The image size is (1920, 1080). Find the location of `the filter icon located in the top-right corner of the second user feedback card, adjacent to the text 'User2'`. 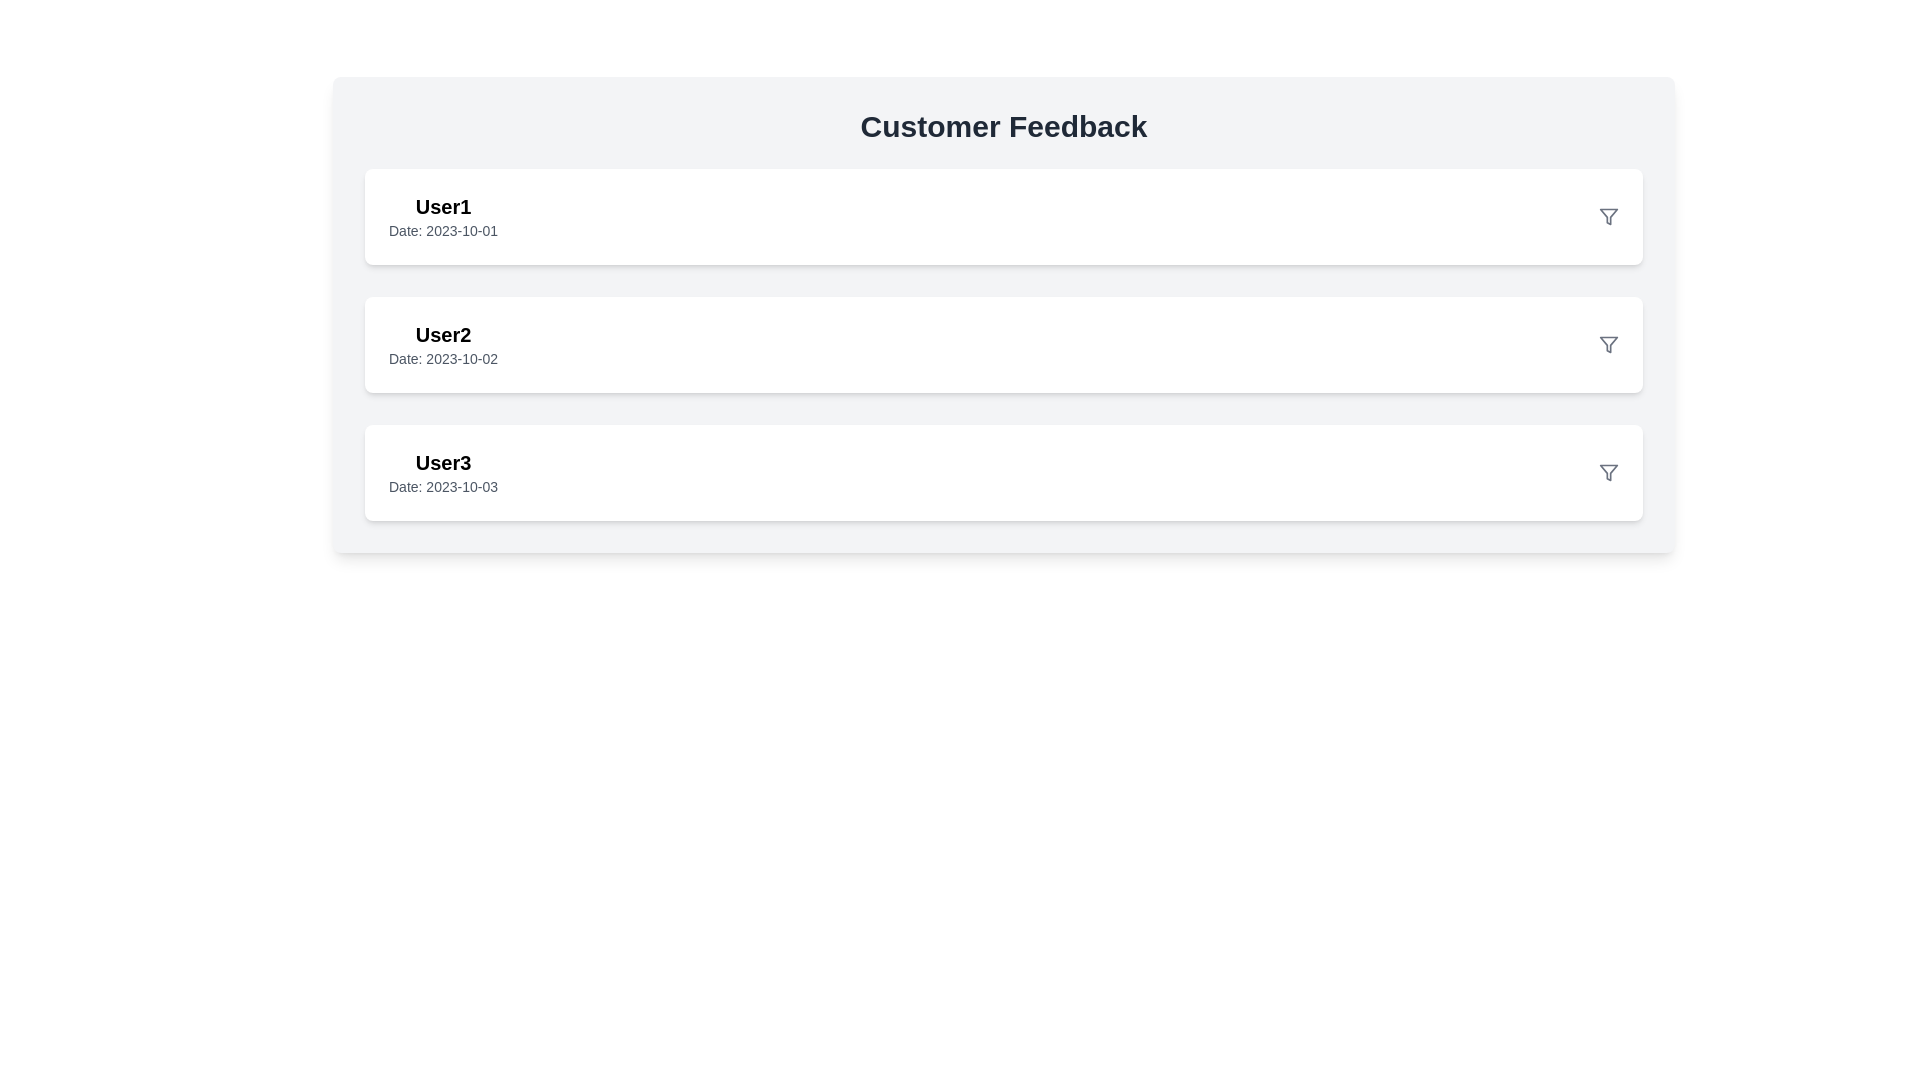

the filter icon located in the top-right corner of the second user feedback card, adjacent to the text 'User2' is located at coordinates (1608, 216).